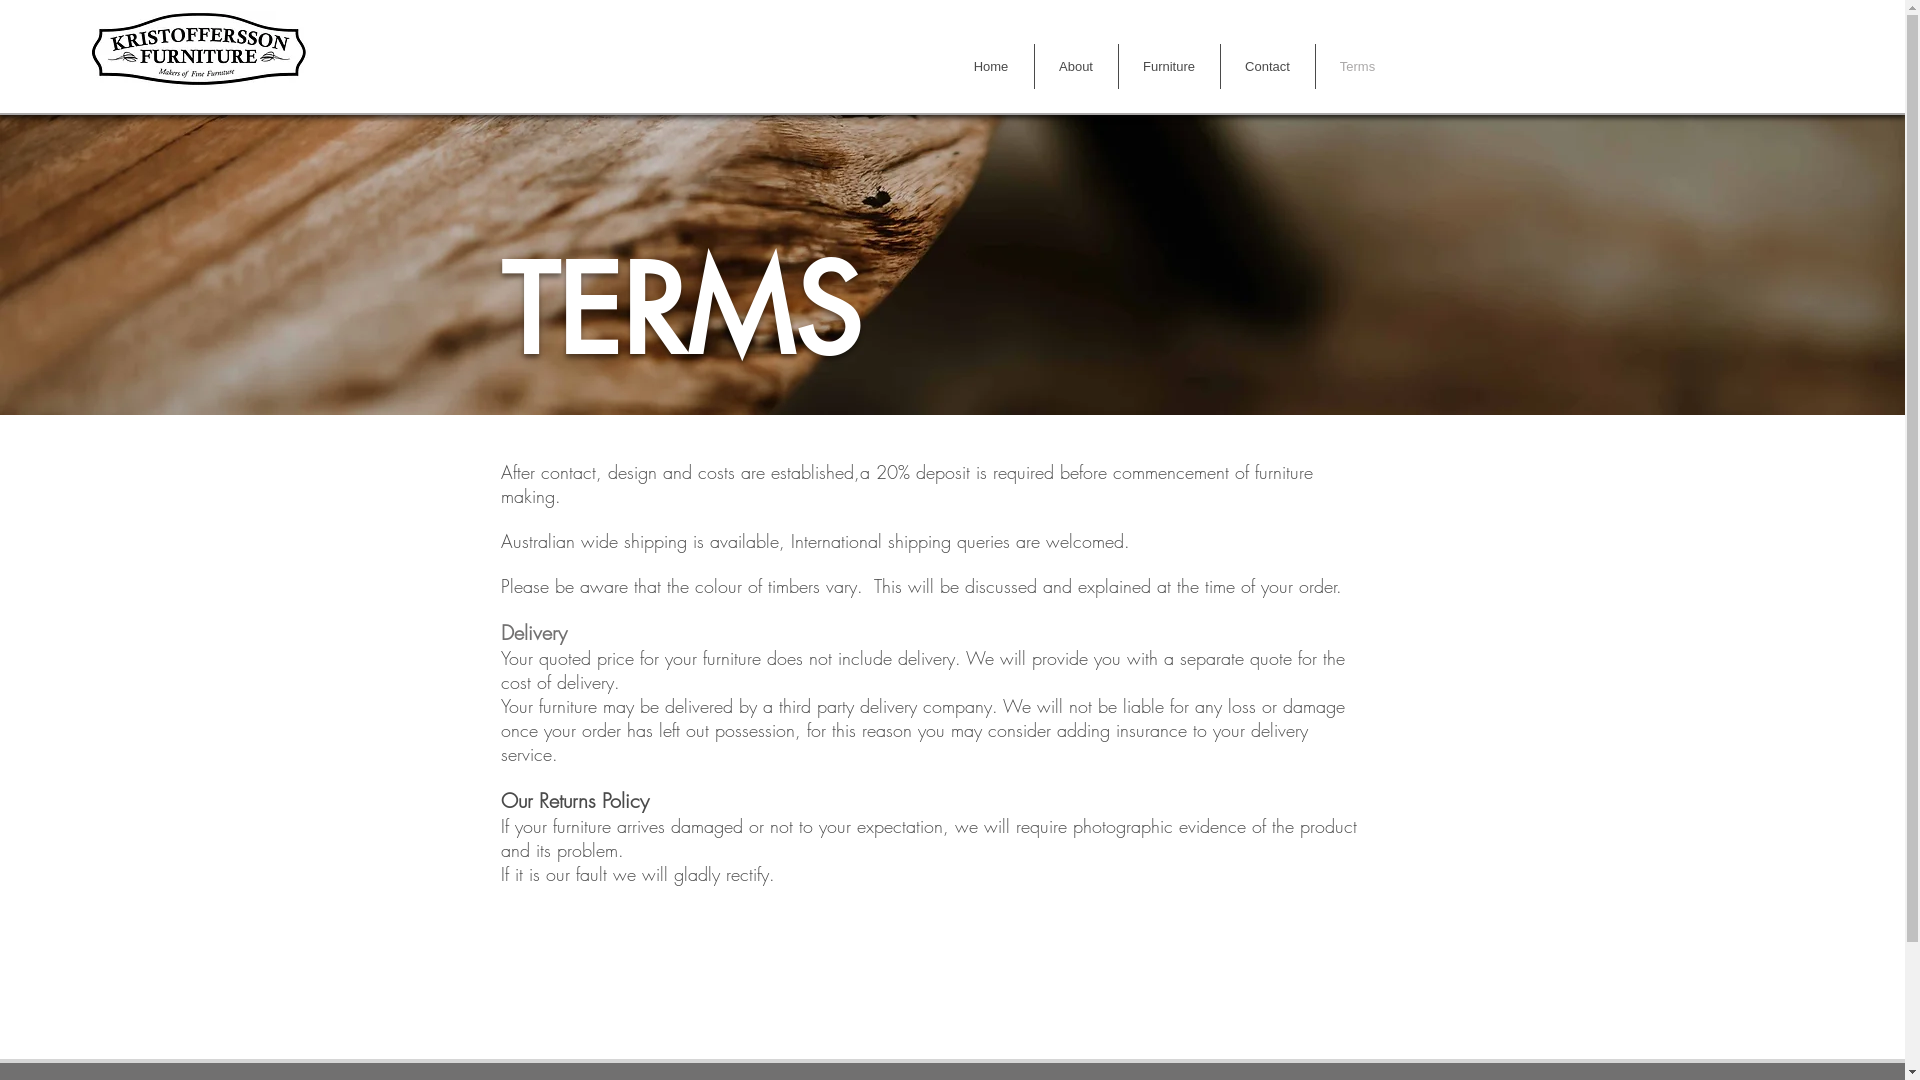  What do you see at coordinates (1358, 65) in the screenshot?
I see `'Terms'` at bounding box center [1358, 65].